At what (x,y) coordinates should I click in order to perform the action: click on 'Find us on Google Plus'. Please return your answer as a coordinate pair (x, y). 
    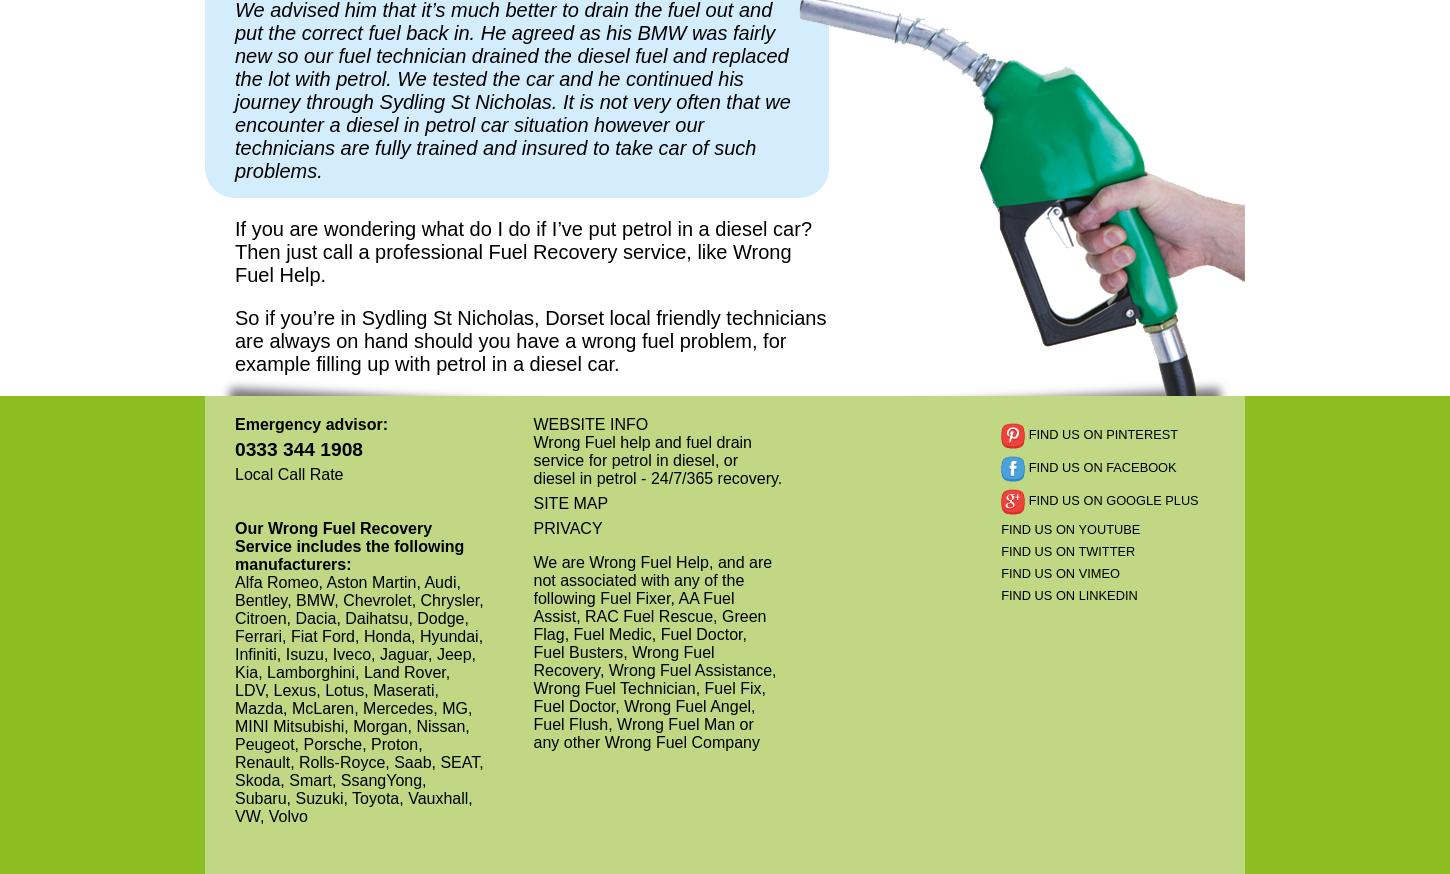
    Looking at the image, I should click on (1110, 499).